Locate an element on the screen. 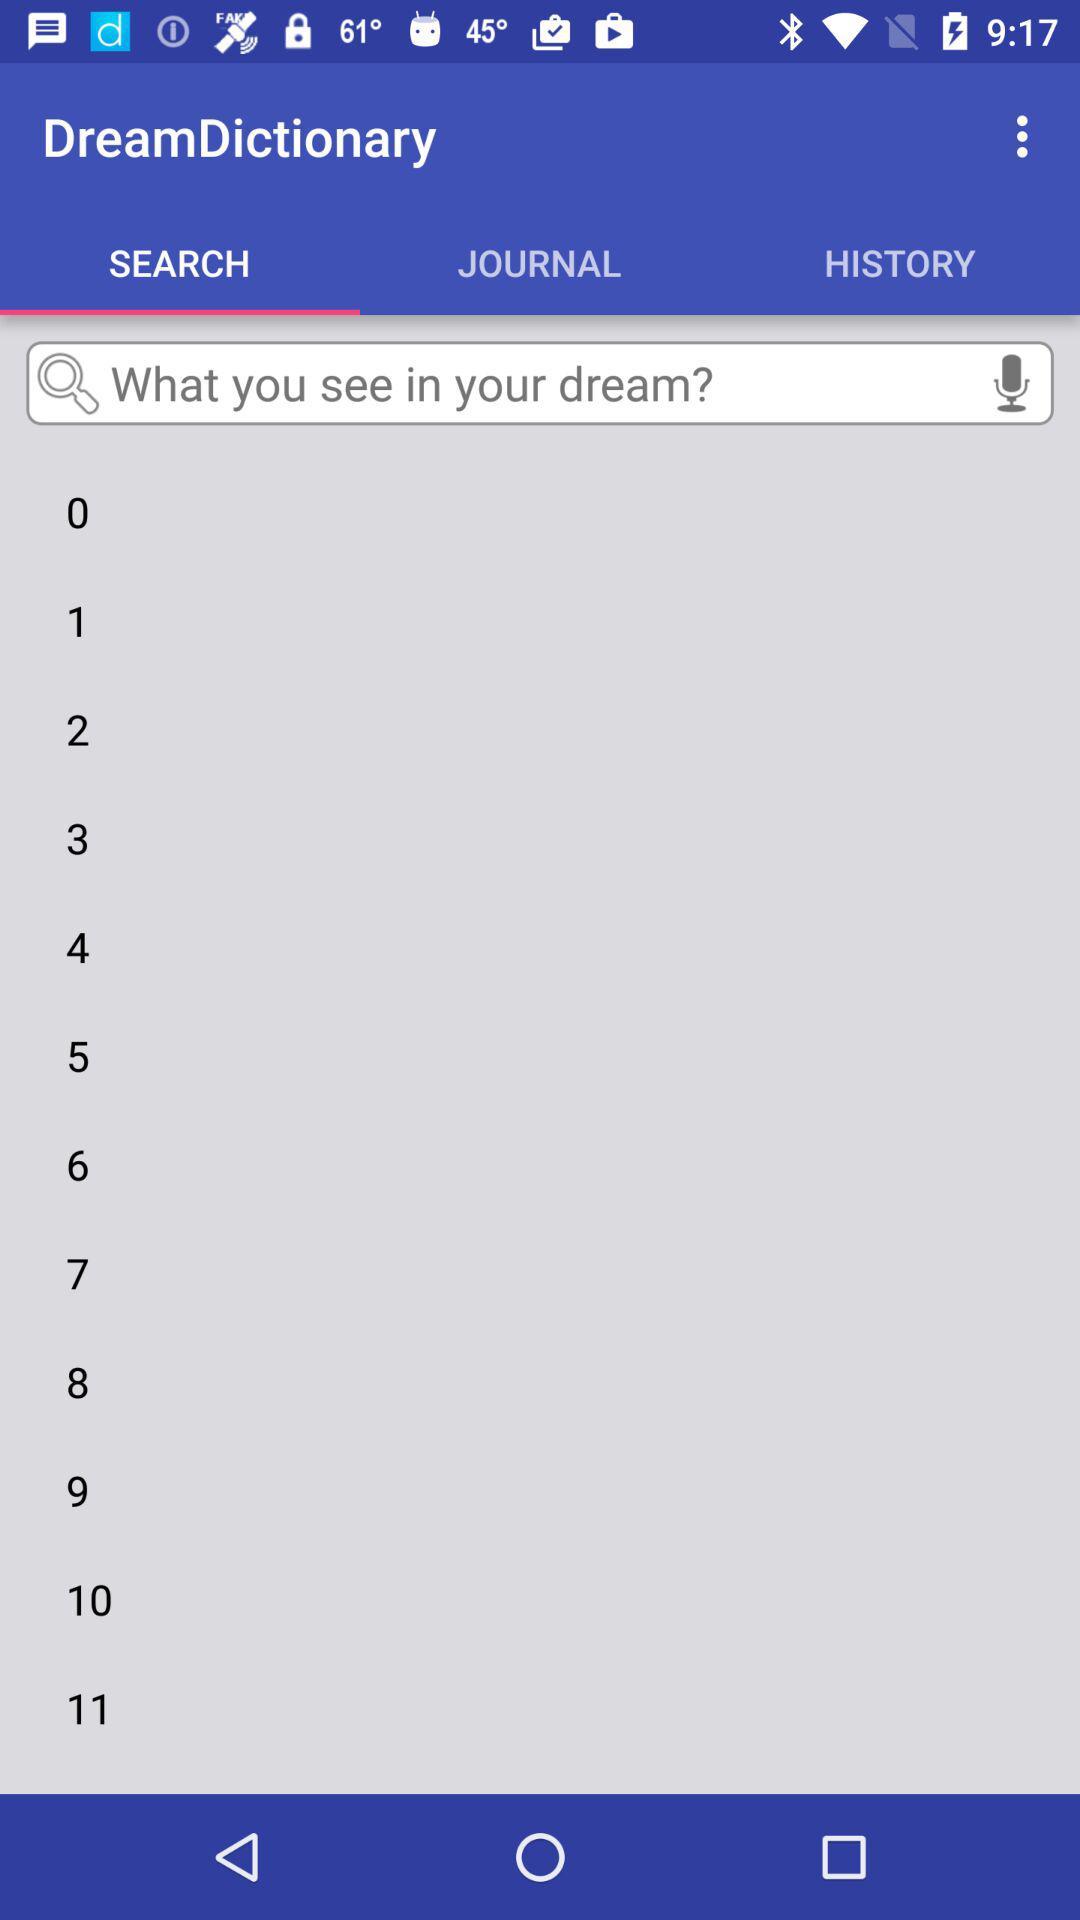  the icon to the right of the dreamdictionary app is located at coordinates (1027, 135).